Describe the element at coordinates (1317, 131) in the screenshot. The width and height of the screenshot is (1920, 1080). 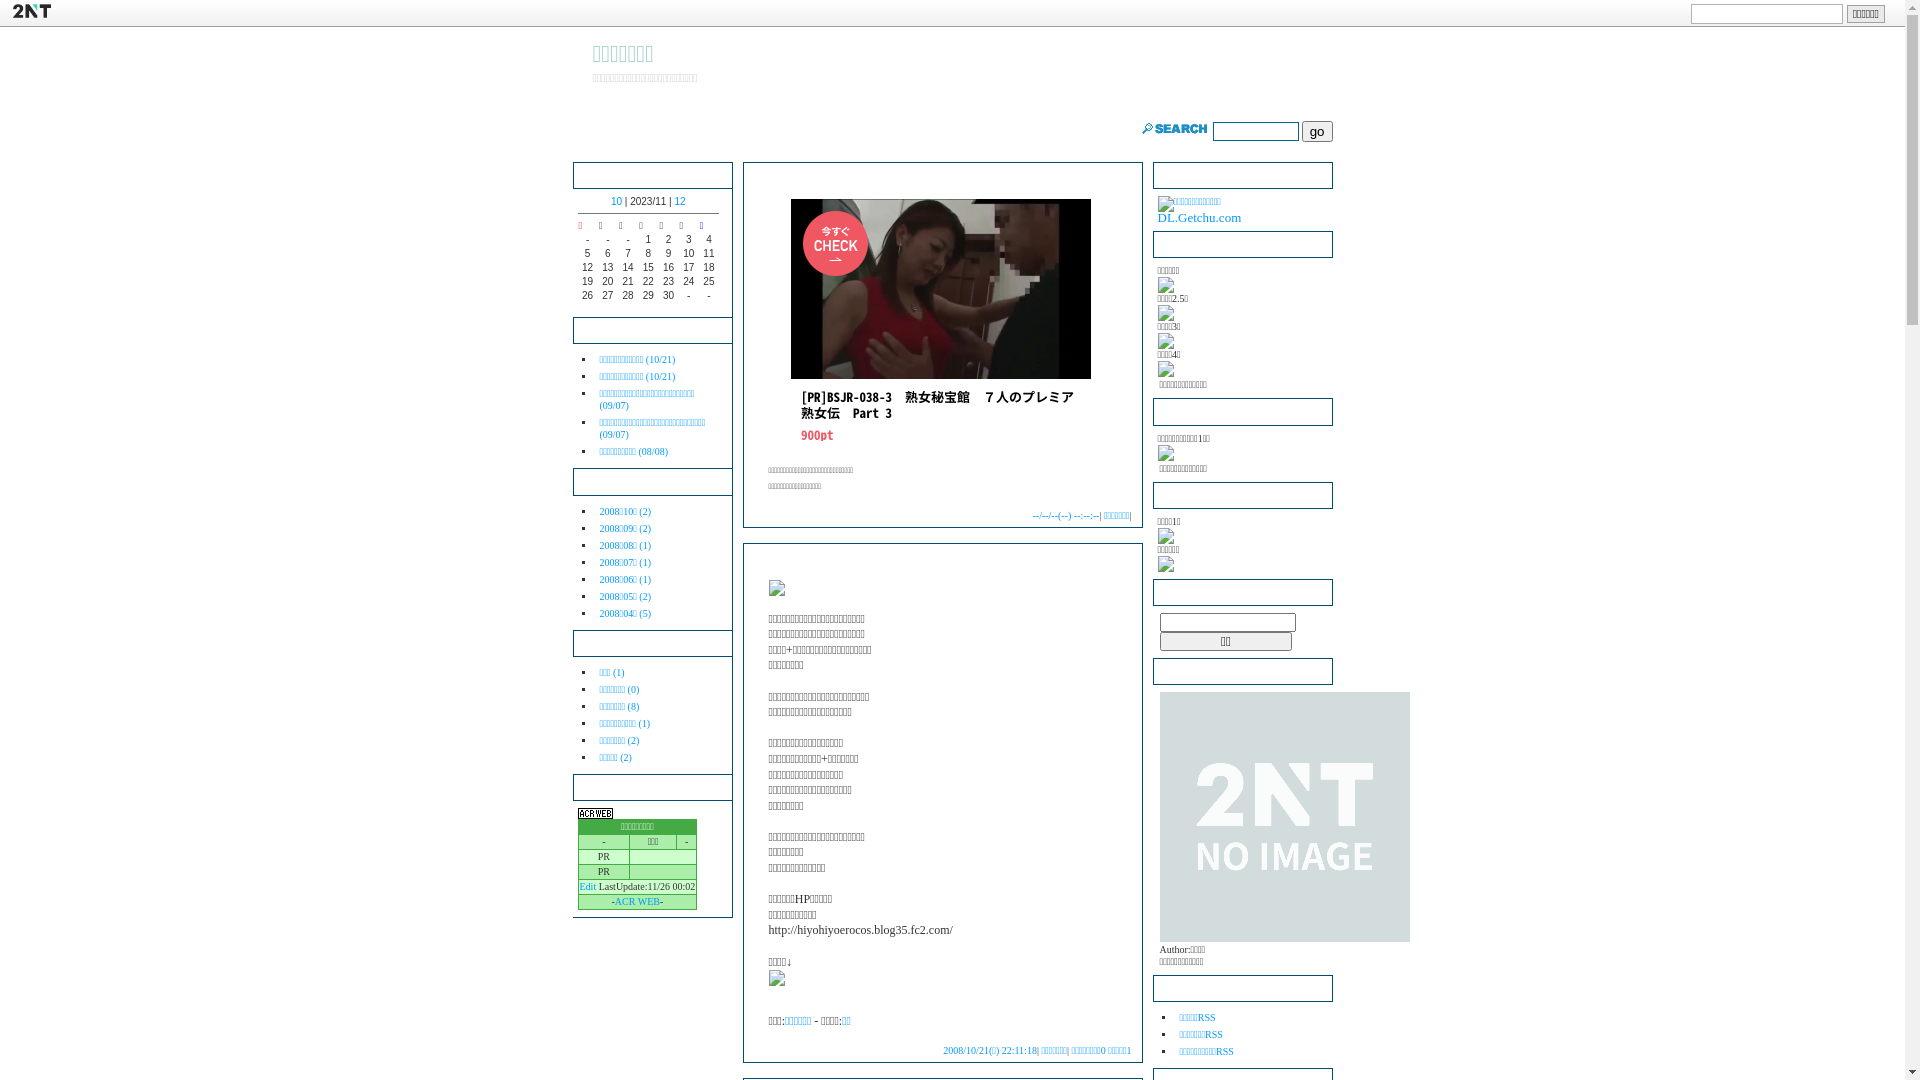
I see `'go'` at that location.